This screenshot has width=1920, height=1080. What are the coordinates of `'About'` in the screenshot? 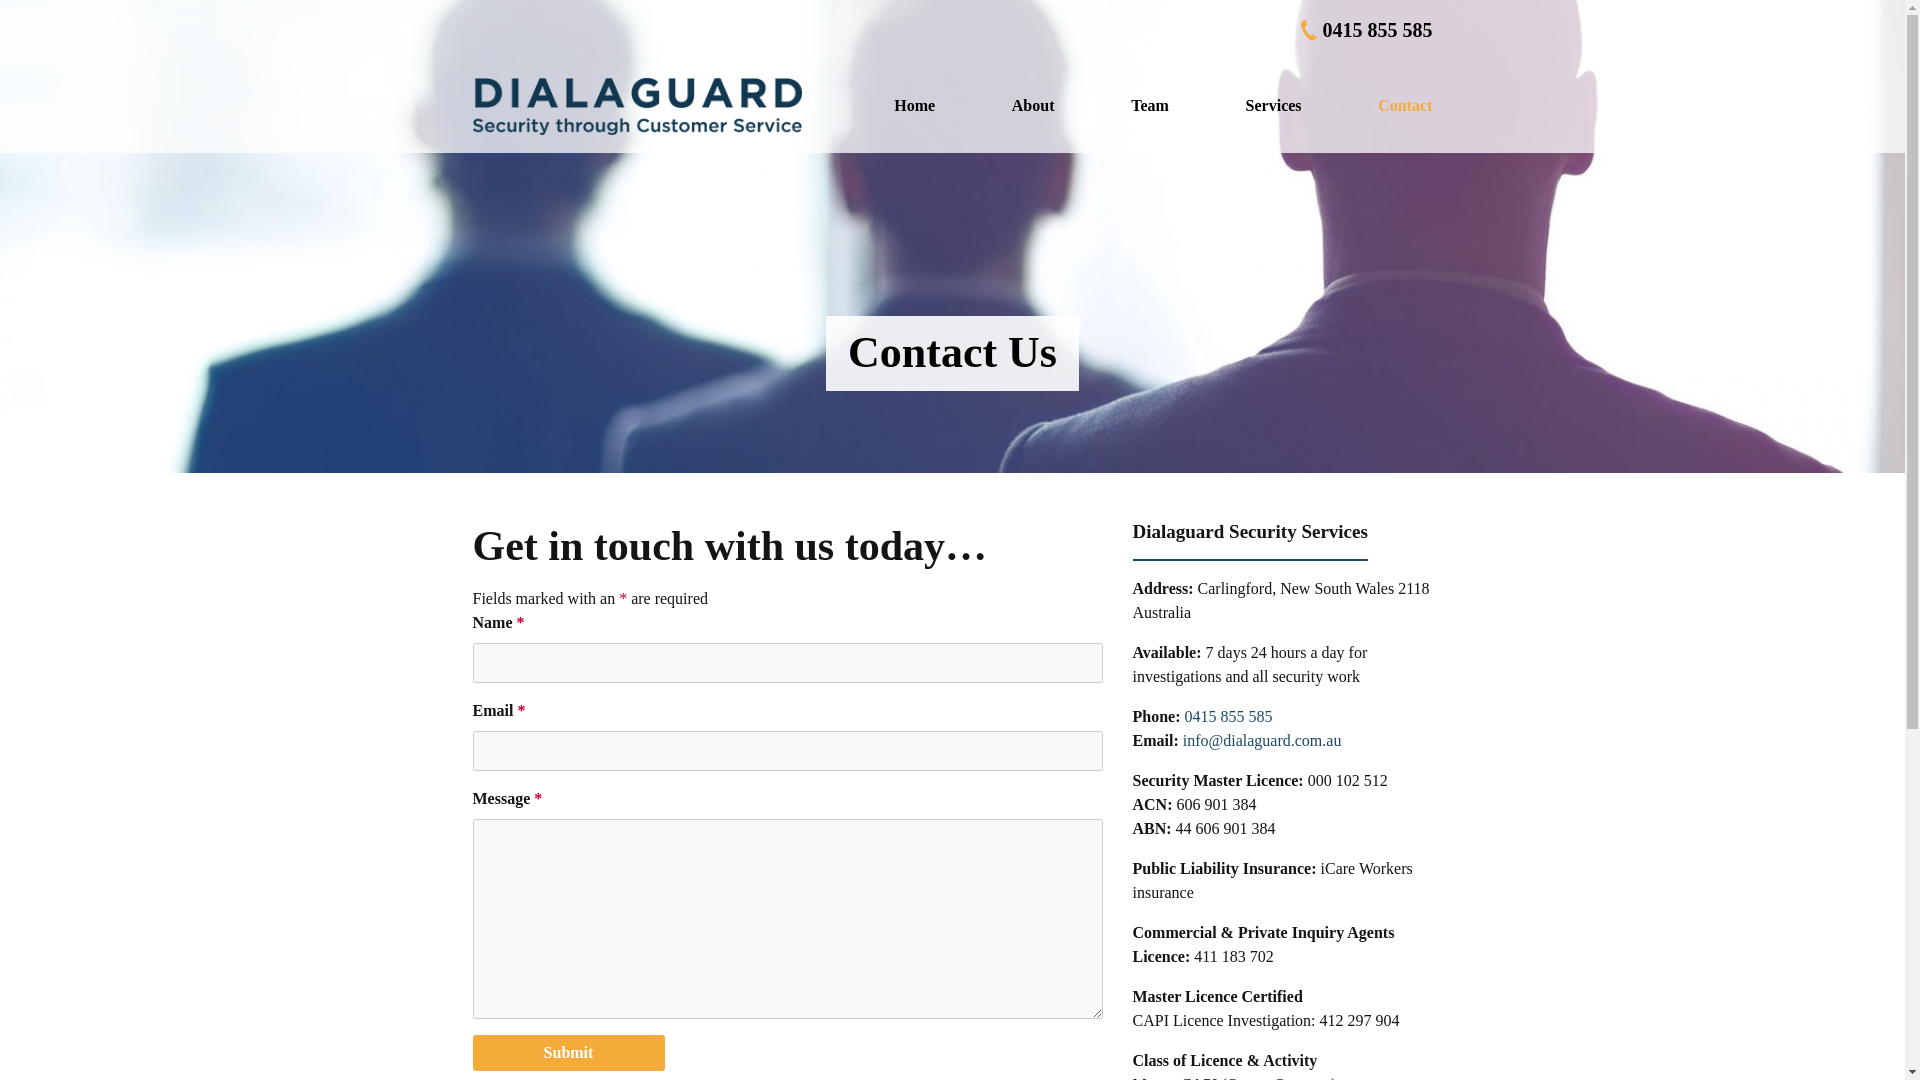 It's located at (1033, 105).